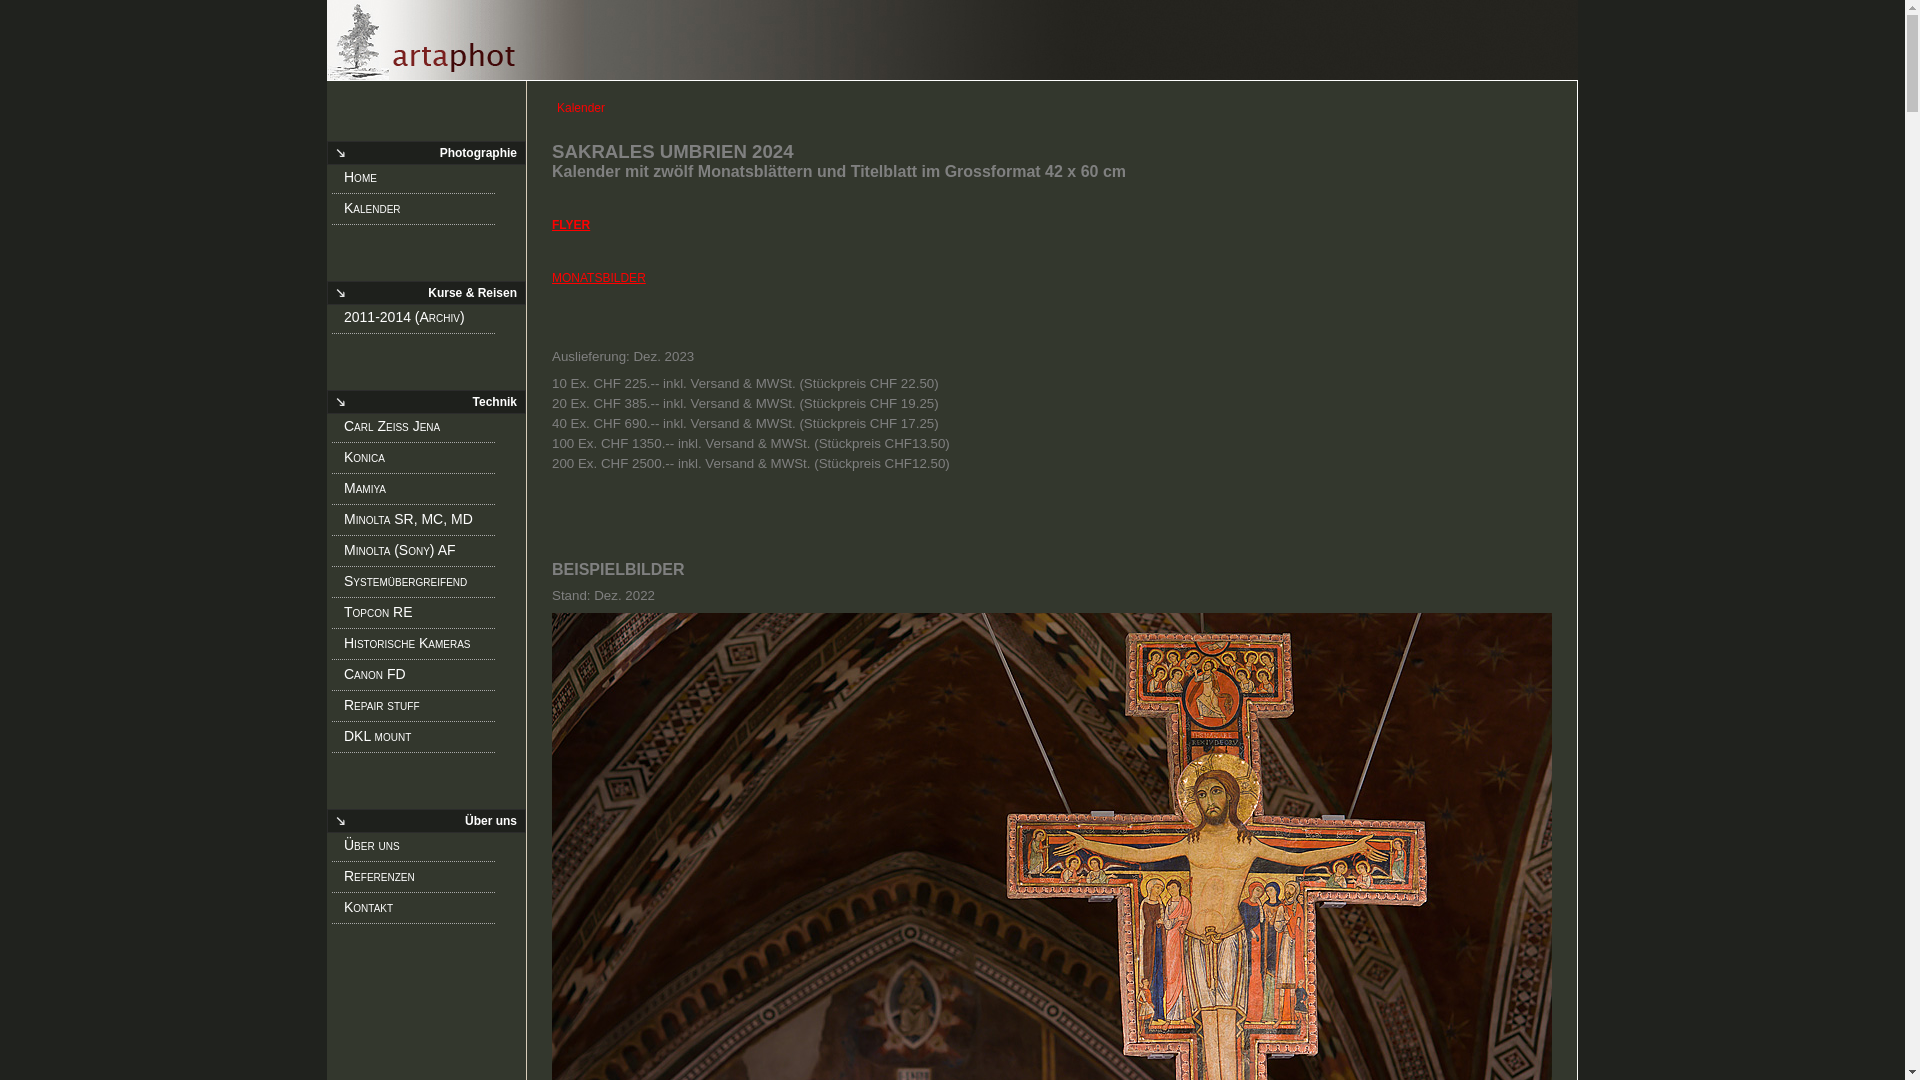 This screenshot has width=1920, height=1080. I want to click on 'Mamiya', so click(419, 492).